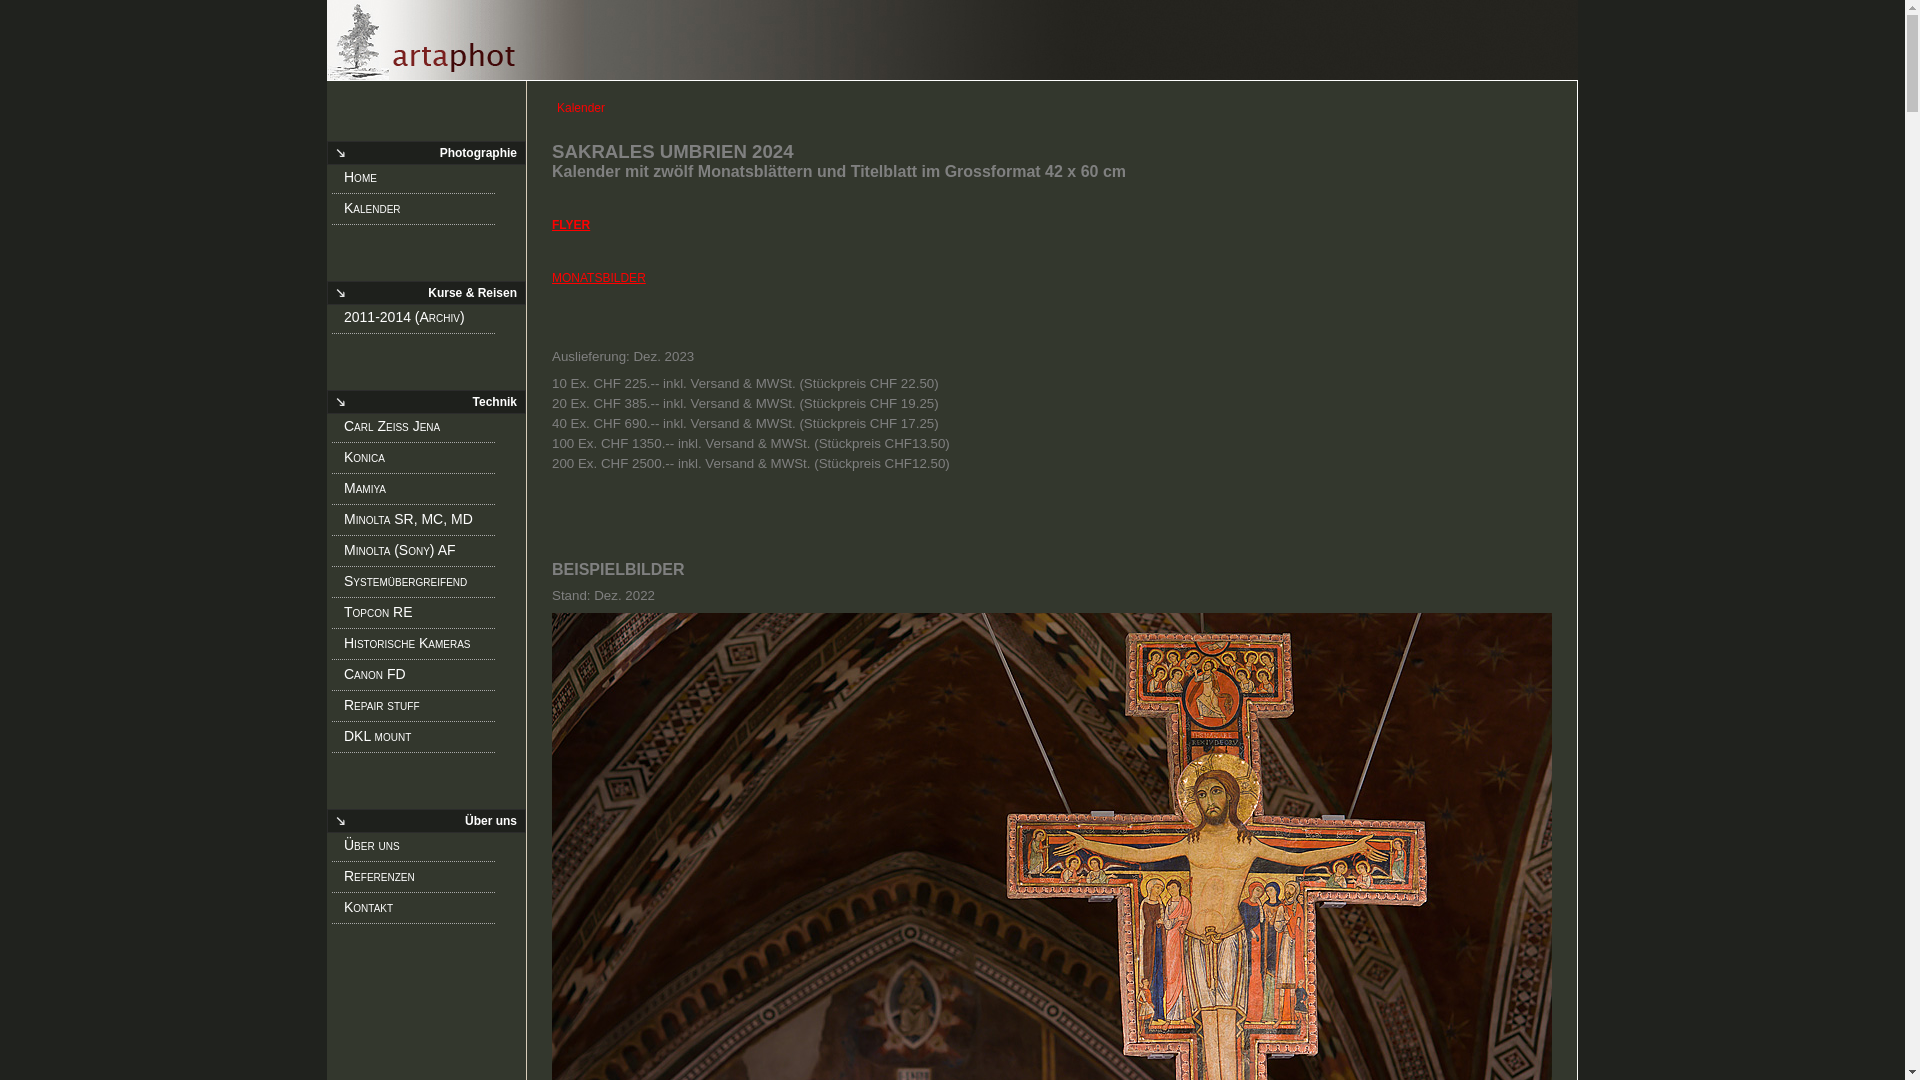 This screenshot has width=1920, height=1080. I want to click on 'Mamiya', so click(419, 492).